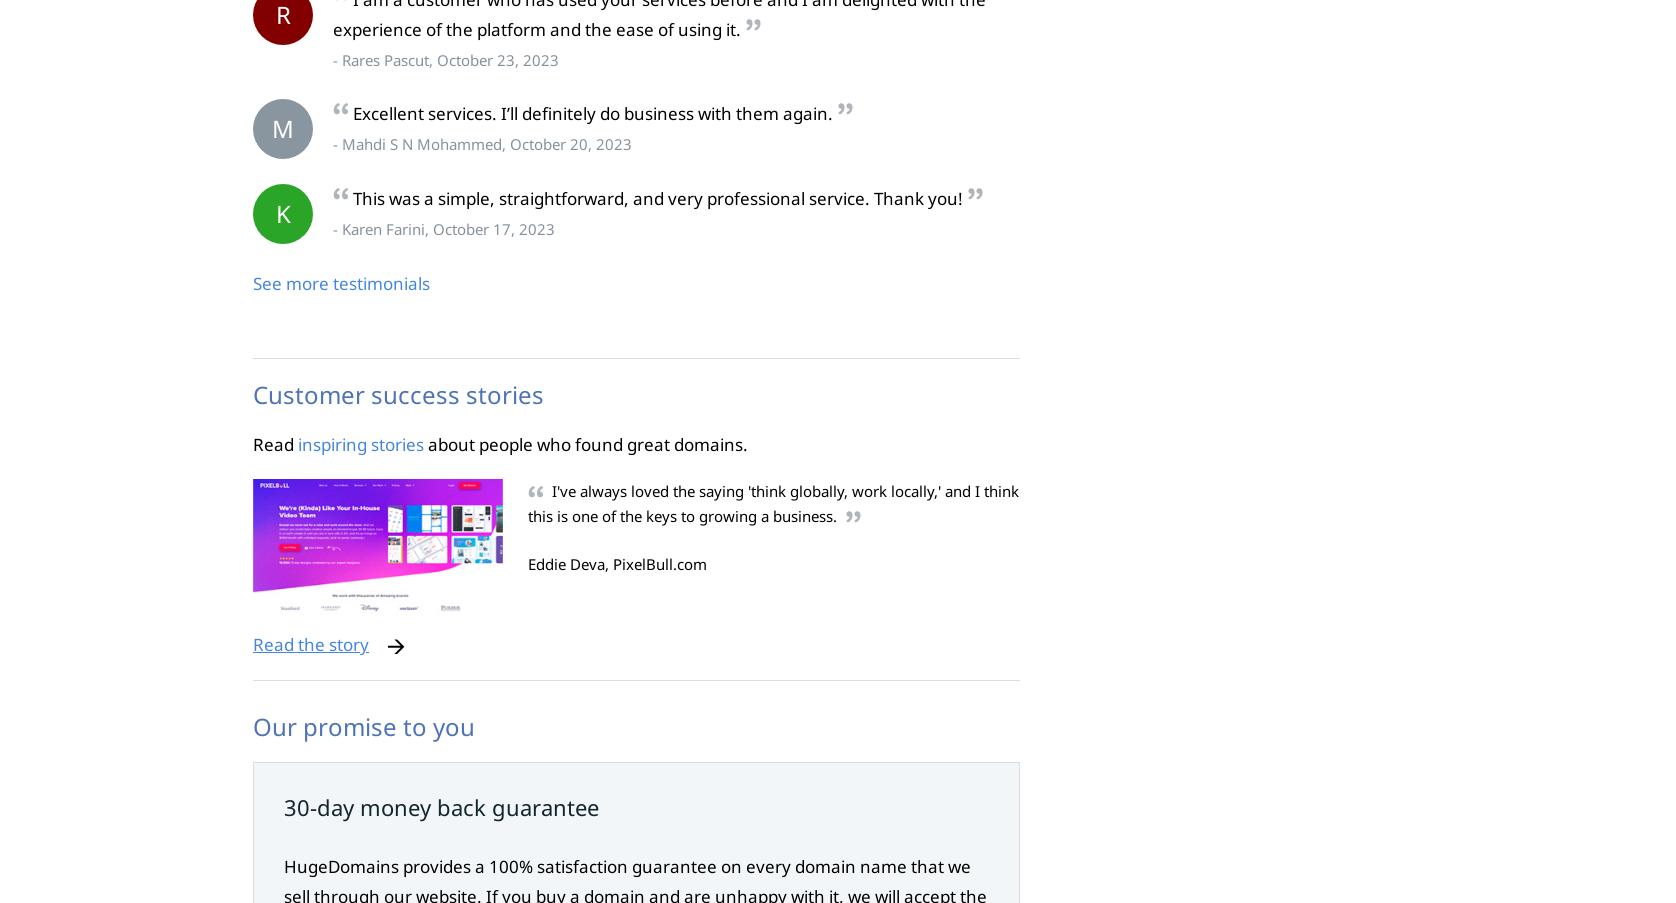 This screenshot has width=1676, height=903. What do you see at coordinates (772, 503) in the screenshot?
I see `'I've always loved the saying 'think globally, work locally,' and I think this is one of the keys to growing a business.'` at bounding box center [772, 503].